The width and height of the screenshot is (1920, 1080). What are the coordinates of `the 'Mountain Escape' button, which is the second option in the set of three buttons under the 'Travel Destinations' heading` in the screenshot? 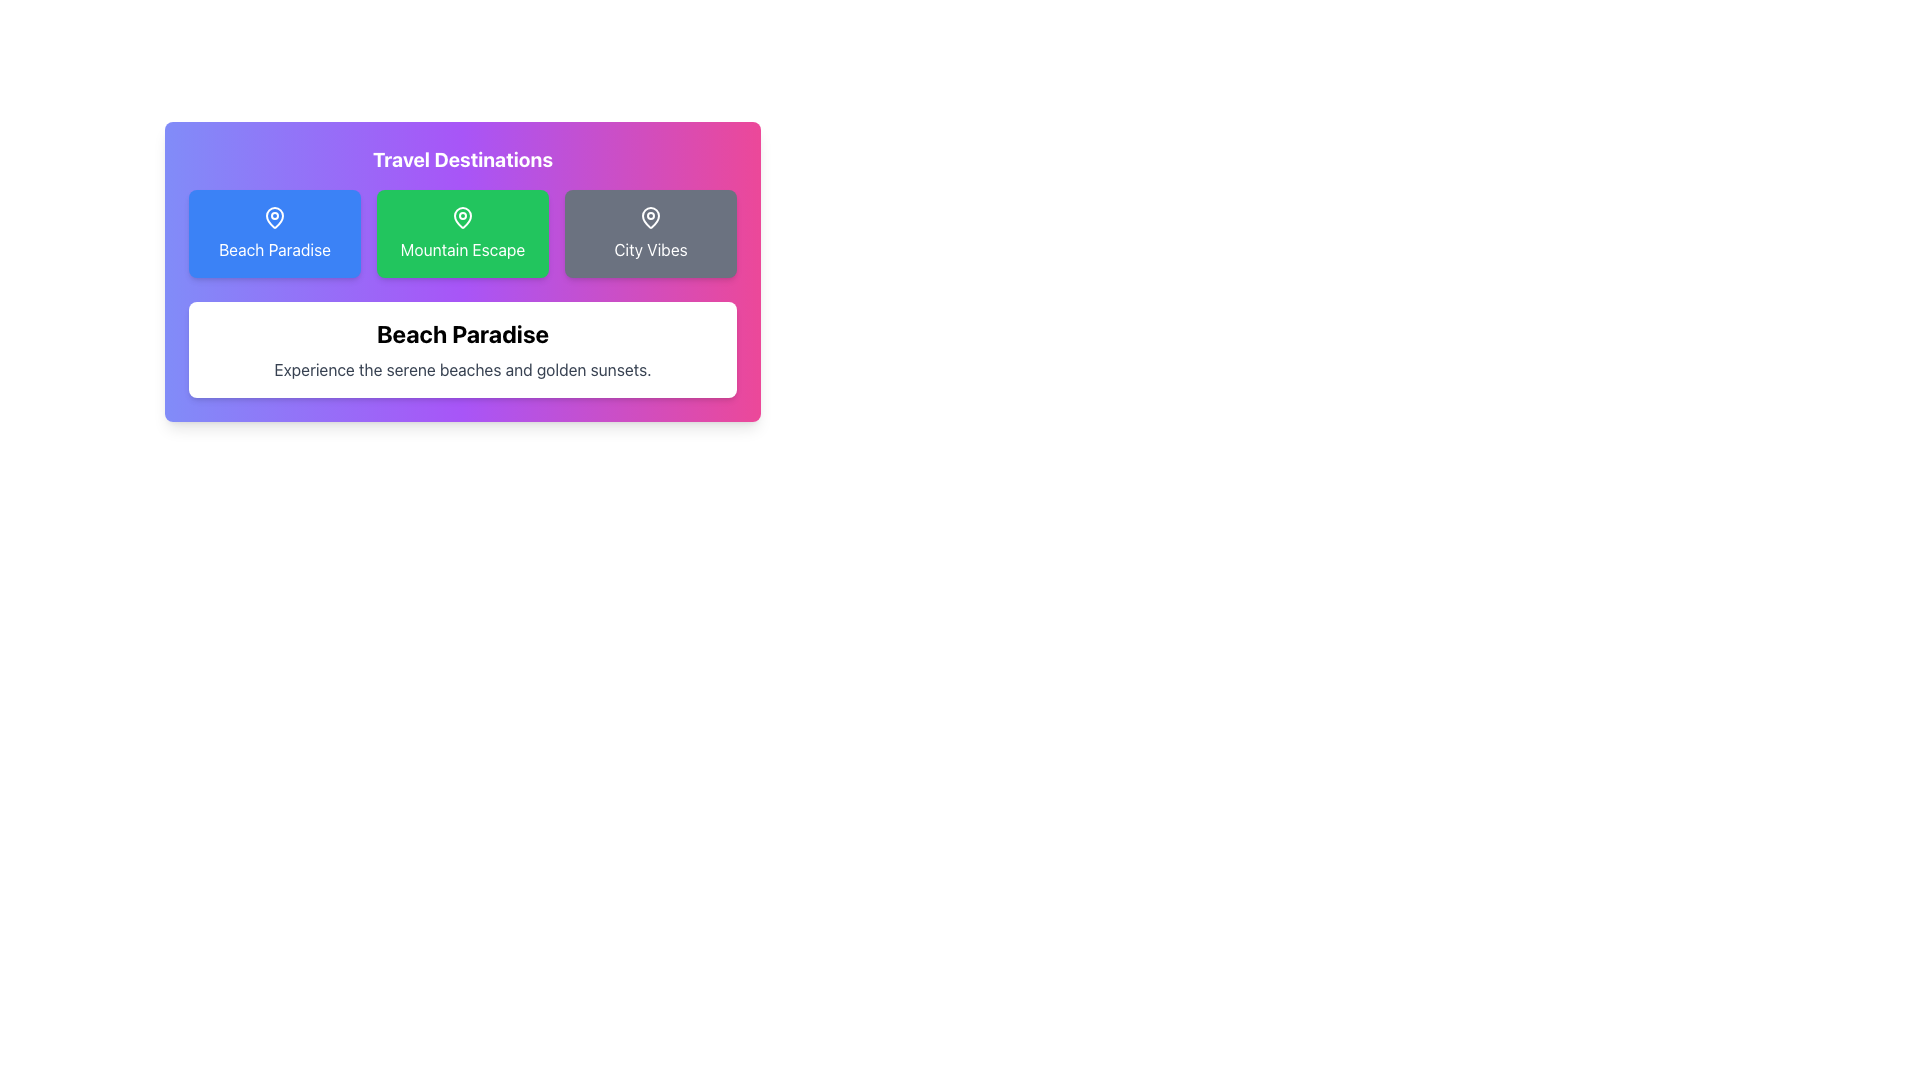 It's located at (461, 233).